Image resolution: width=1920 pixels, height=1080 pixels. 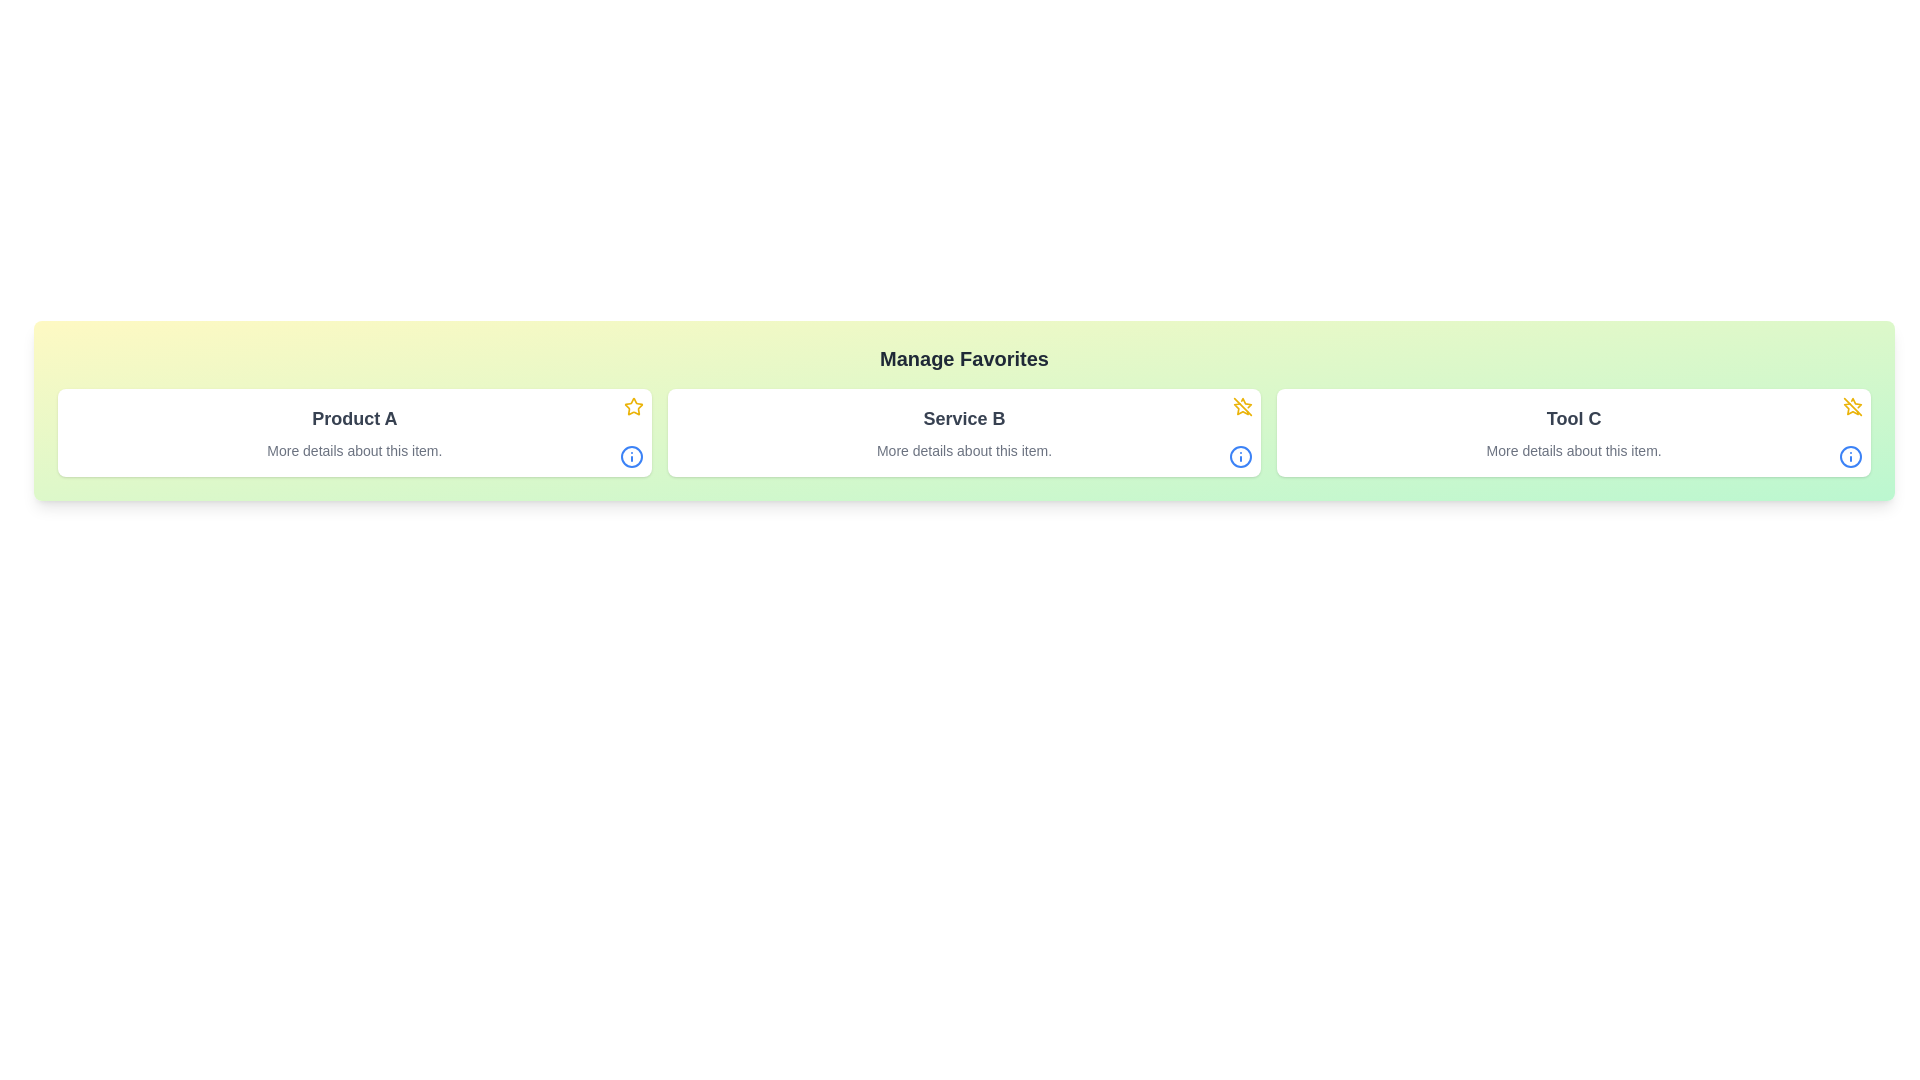 What do you see at coordinates (964, 431) in the screenshot?
I see `the card labeled Service B to see its hover effects` at bounding box center [964, 431].